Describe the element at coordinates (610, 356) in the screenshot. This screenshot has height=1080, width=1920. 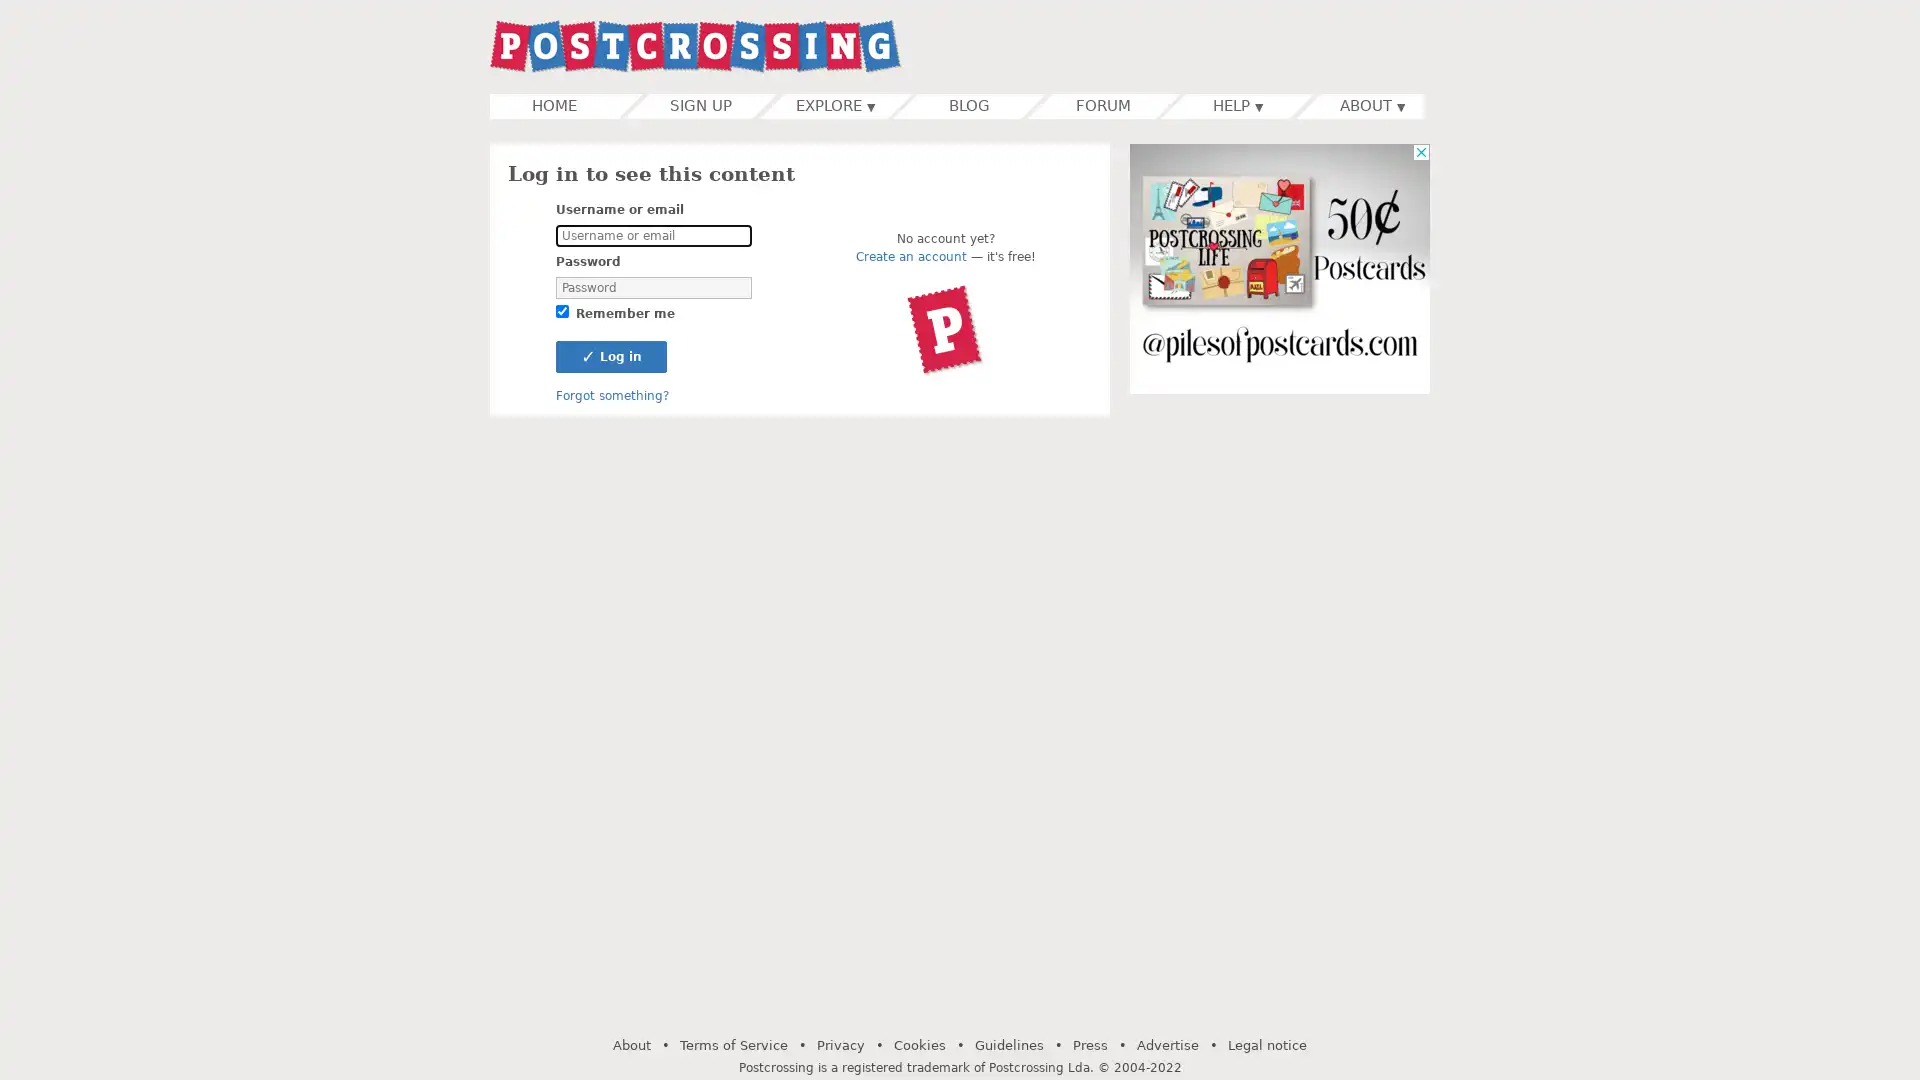
I see `Log in` at that location.